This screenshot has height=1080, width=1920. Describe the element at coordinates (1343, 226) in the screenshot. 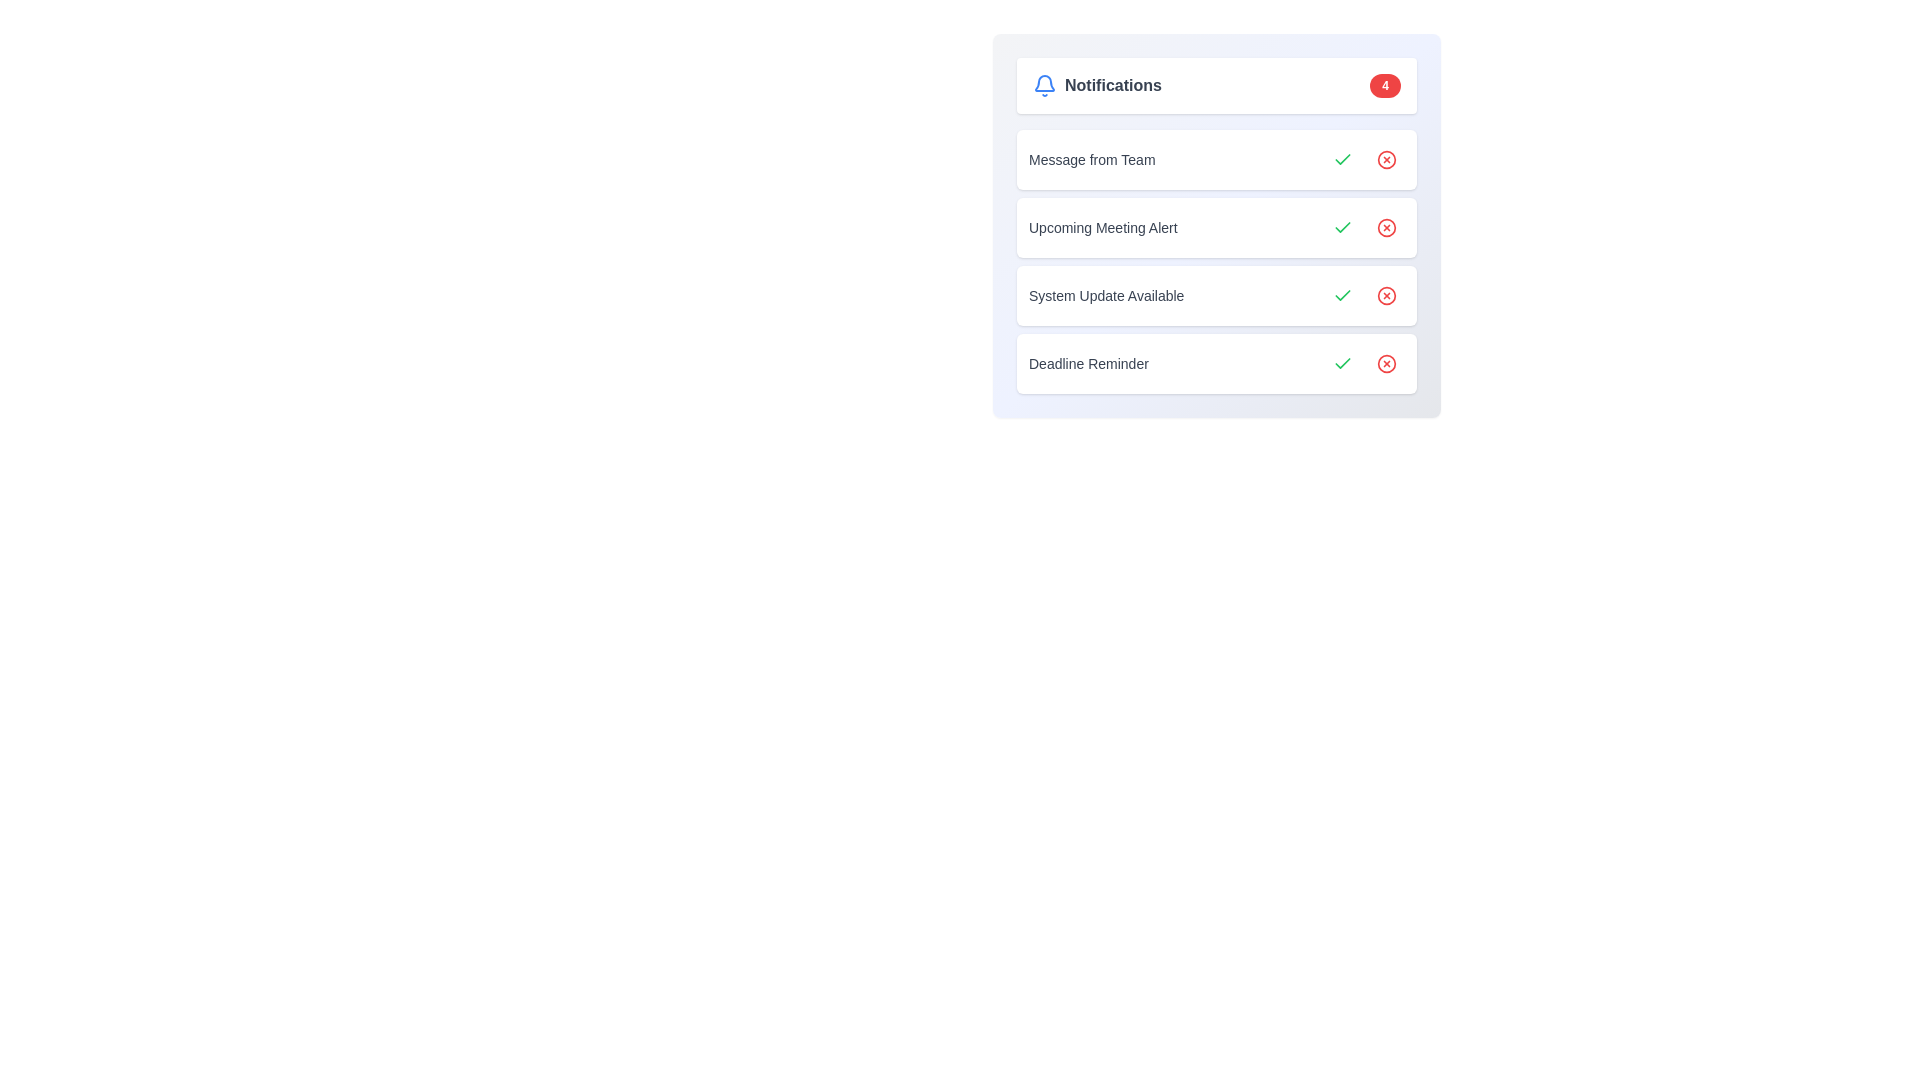

I see `the circular green button with a checkmark icon, located between the 'Upcoming Meeting Alert' label and a red circular button in the notification list` at that location.